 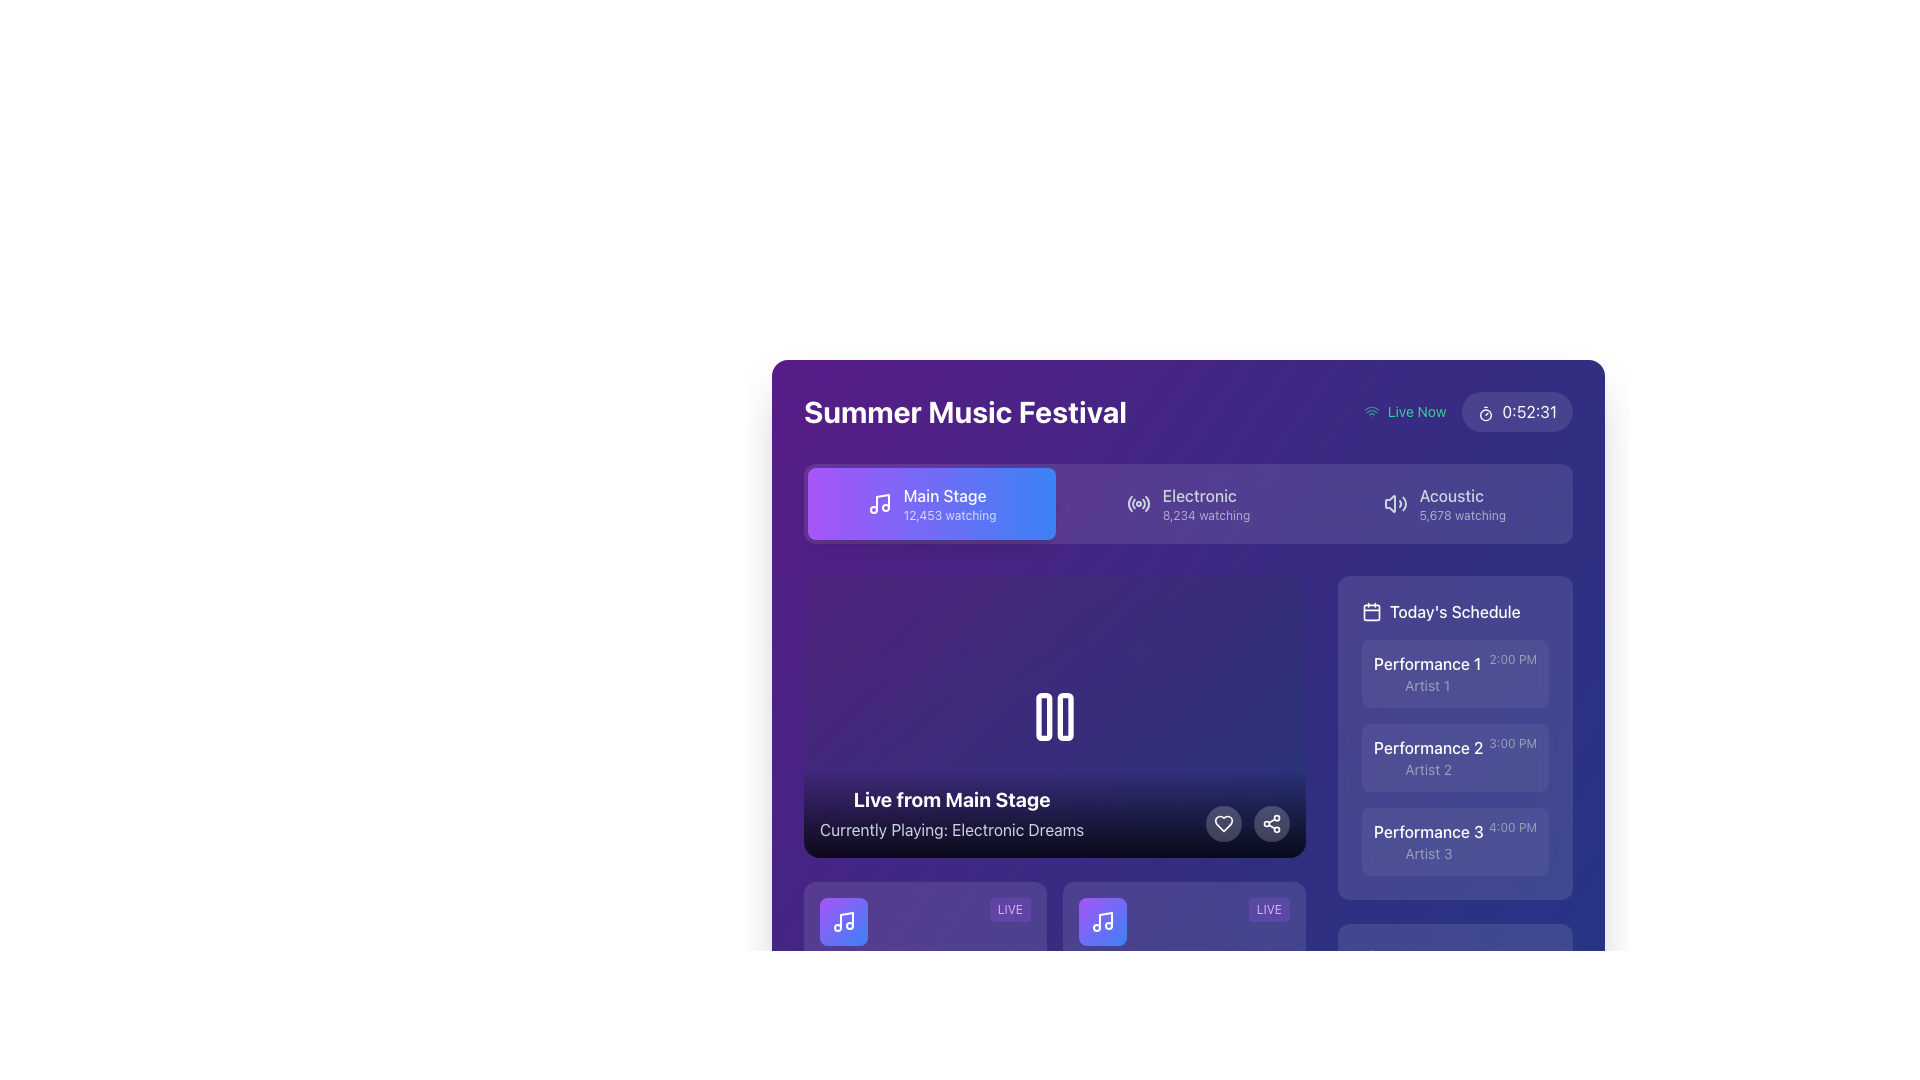 What do you see at coordinates (931, 503) in the screenshot?
I see `the leftmost button` at bounding box center [931, 503].